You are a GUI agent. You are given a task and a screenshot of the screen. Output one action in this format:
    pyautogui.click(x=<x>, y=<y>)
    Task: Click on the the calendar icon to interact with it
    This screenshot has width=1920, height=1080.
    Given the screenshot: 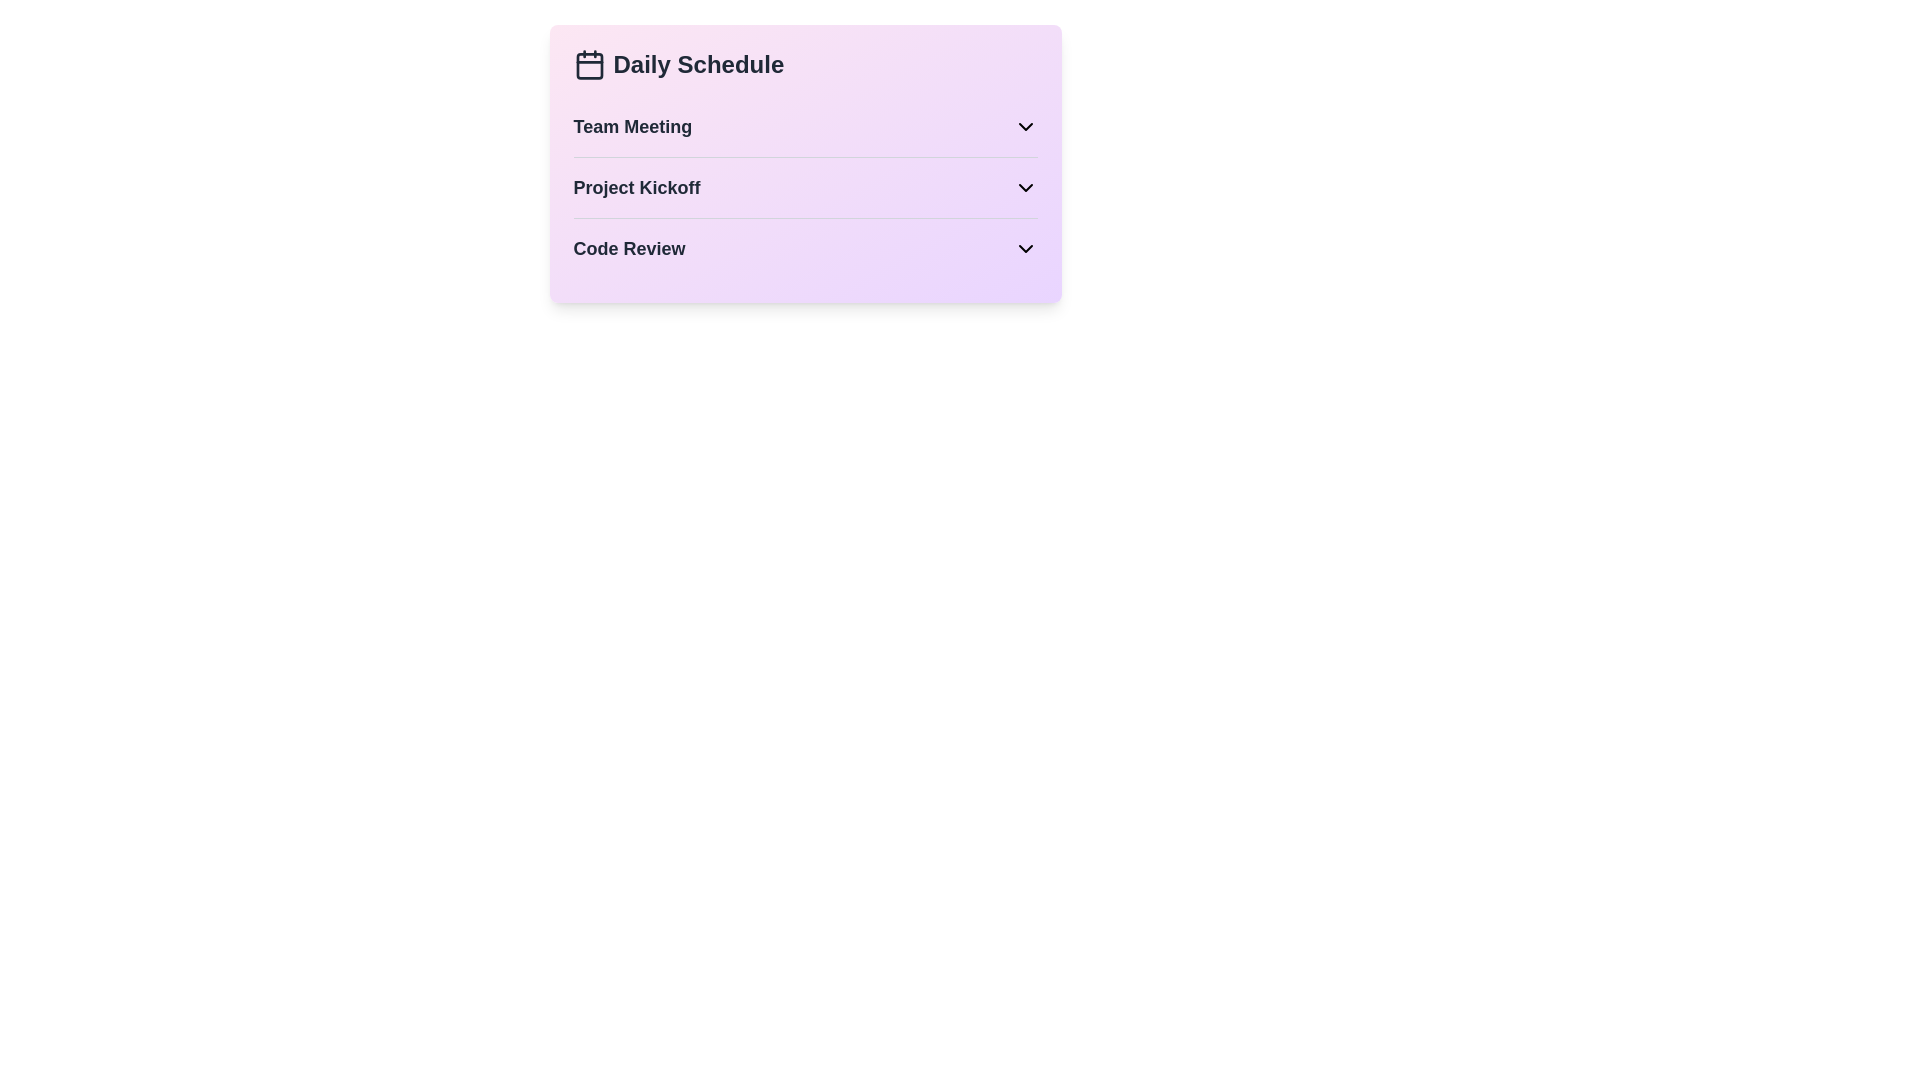 What is the action you would take?
    pyautogui.click(x=588, y=64)
    